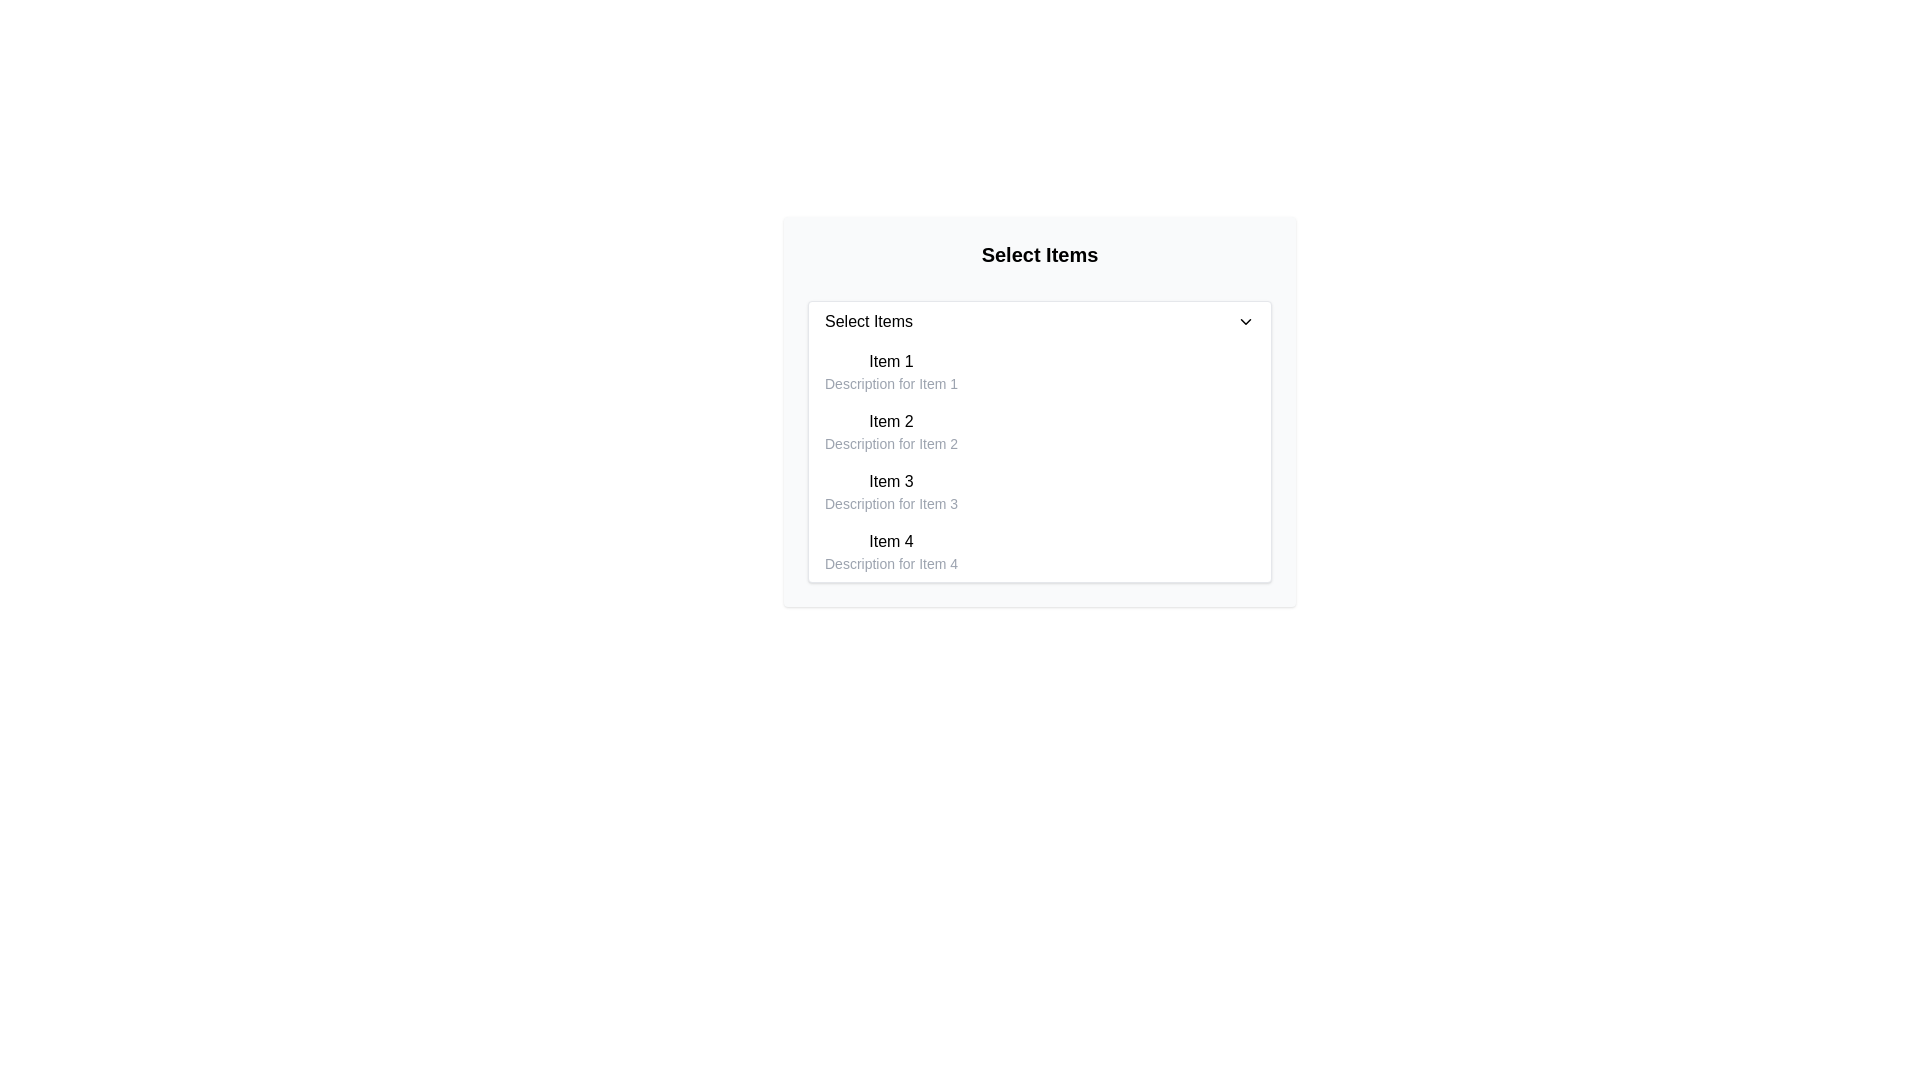  What do you see at coordinates (1040, 551) in the screenshot?
I see `the list item labeled 'Item 4'` at bounding box center [1040, 551].